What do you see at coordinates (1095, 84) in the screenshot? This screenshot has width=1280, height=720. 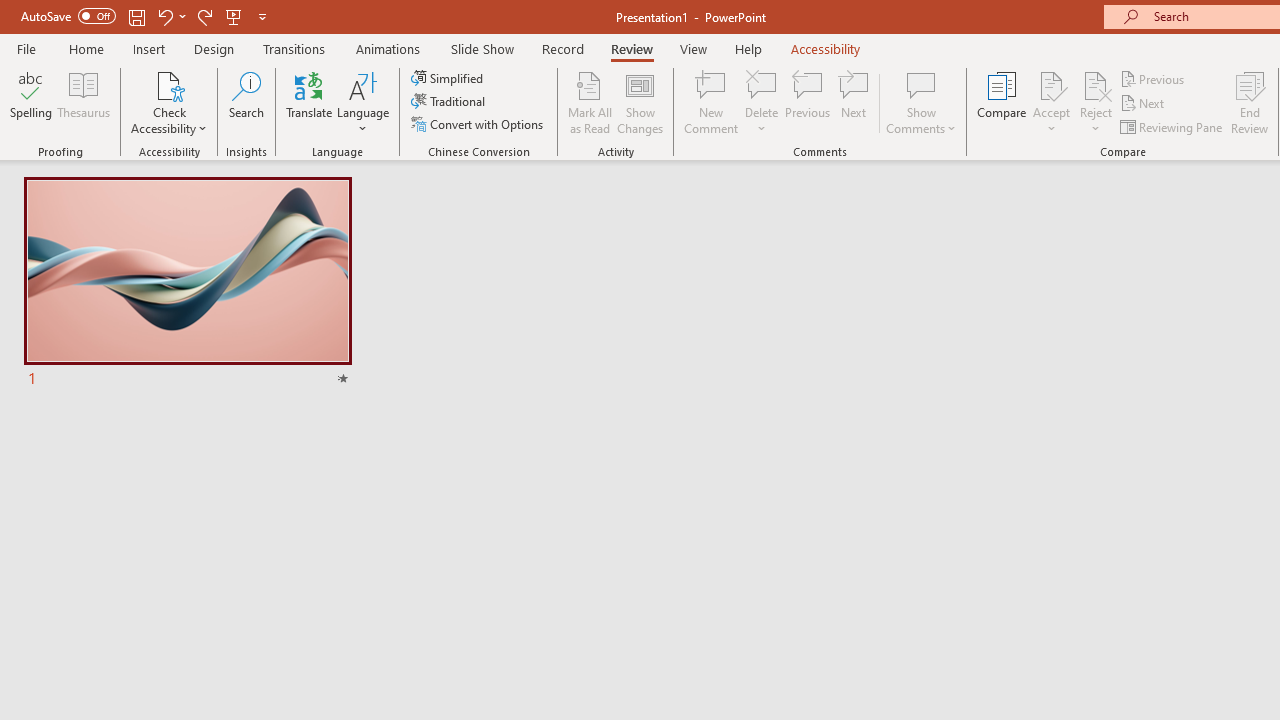 I see `'Reject Change'` at bounding box center [1095, 84].